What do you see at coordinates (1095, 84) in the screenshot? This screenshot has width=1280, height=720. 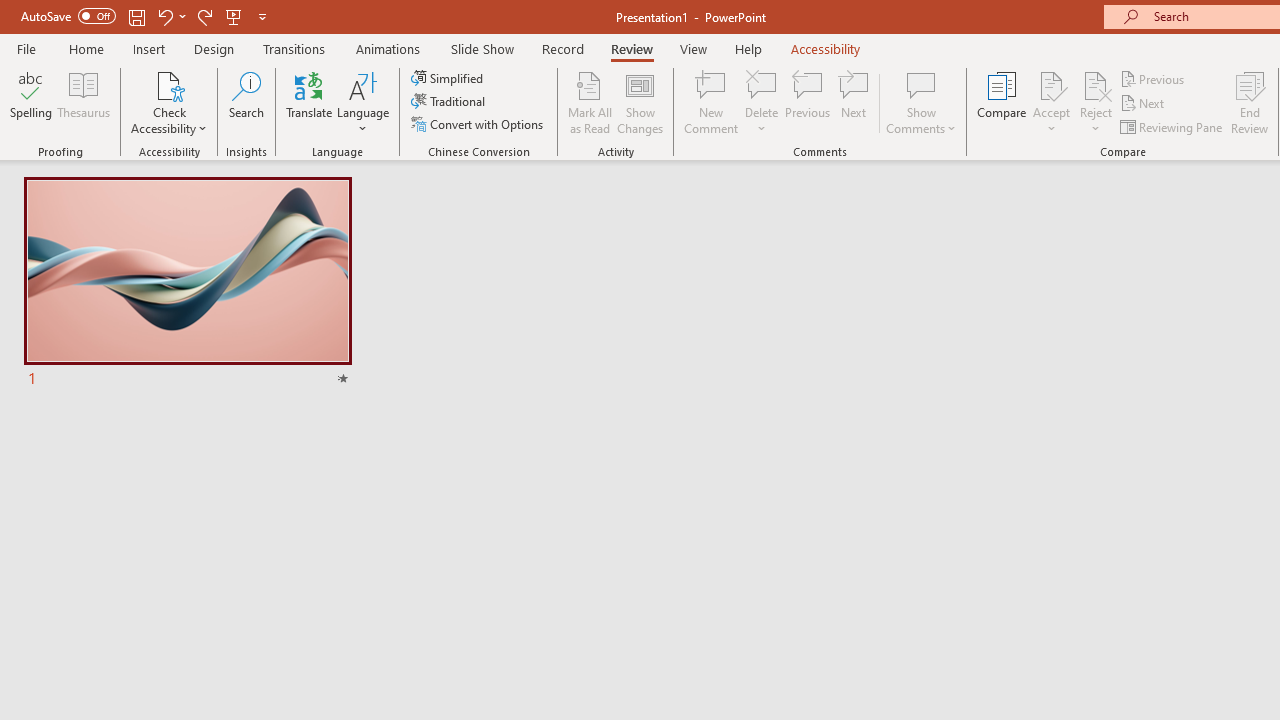 I see `'Reject Change'` at bounding box center [1095, 84].